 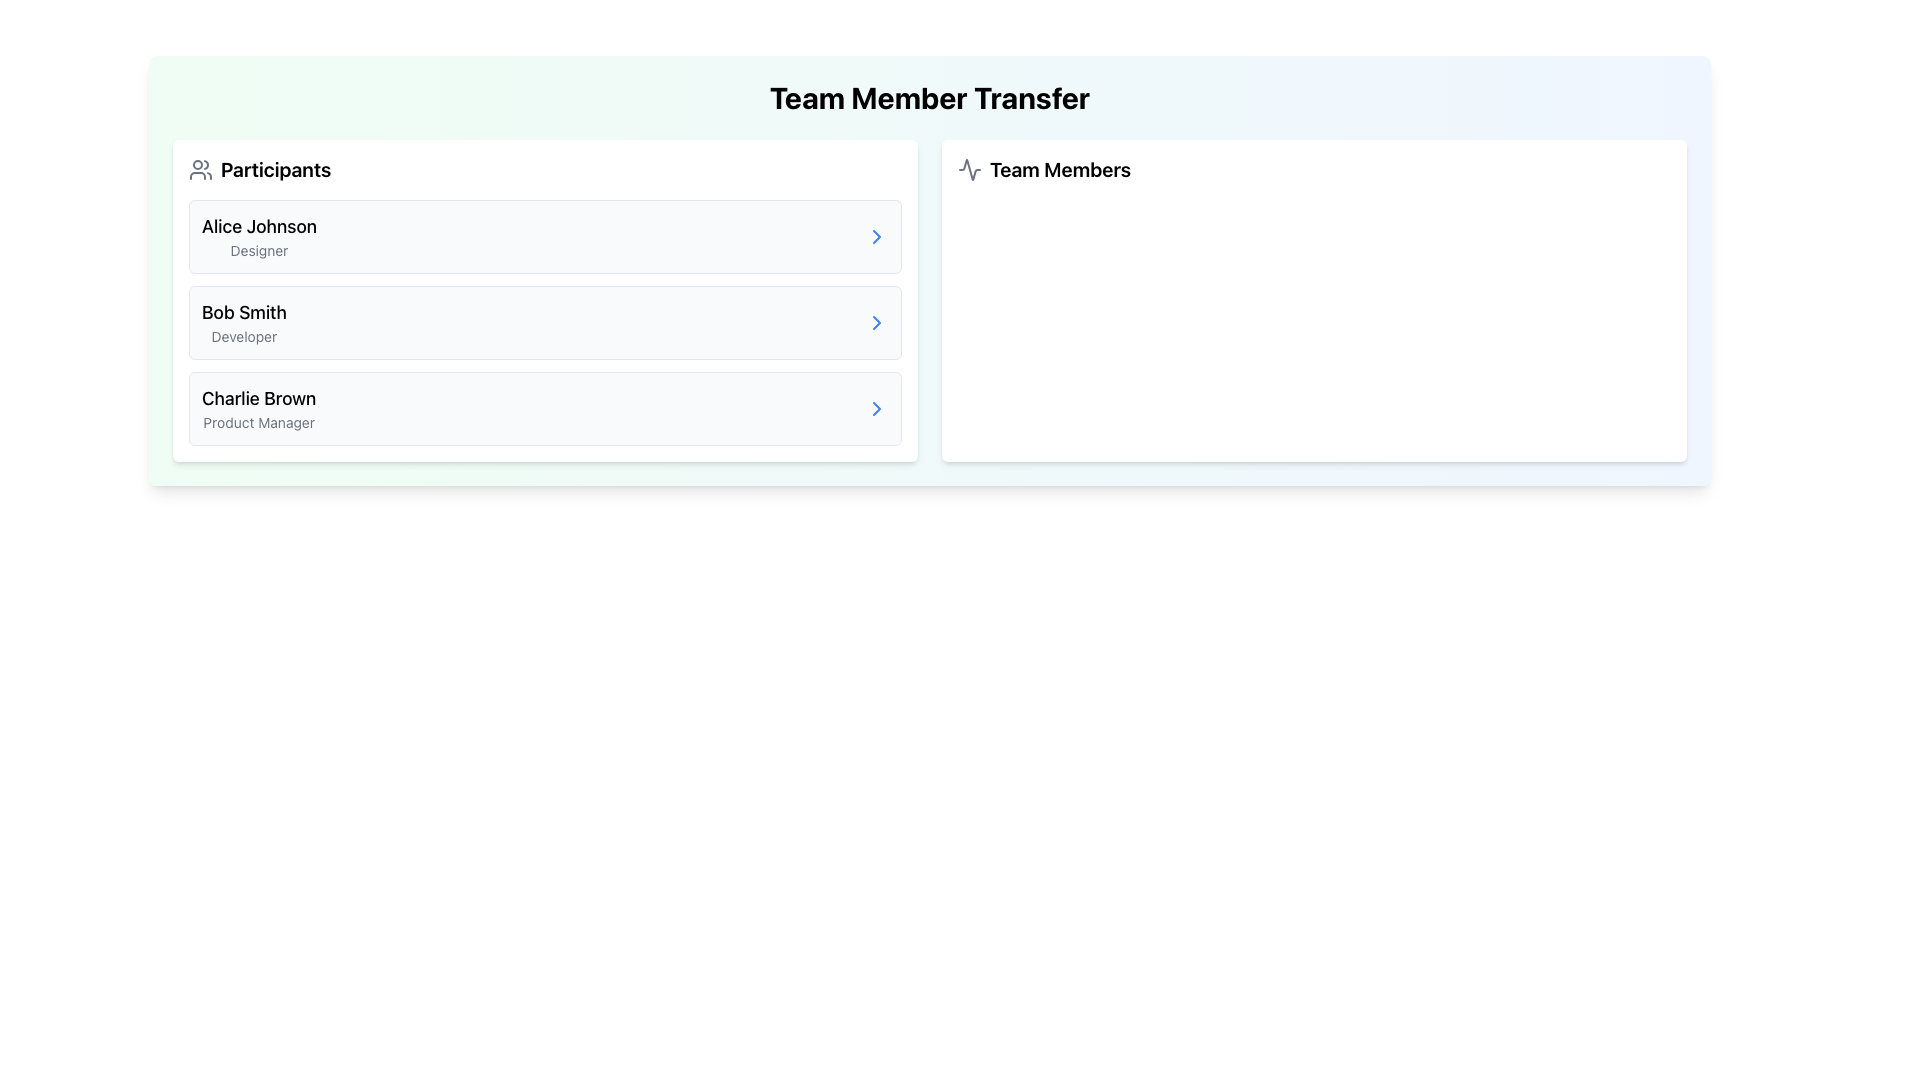 I want to click on the text label reading 'Participants' which is styled with a bold, large font size, located in the upper-left section of the interface next to a user icon, so click(x=275, y=168).